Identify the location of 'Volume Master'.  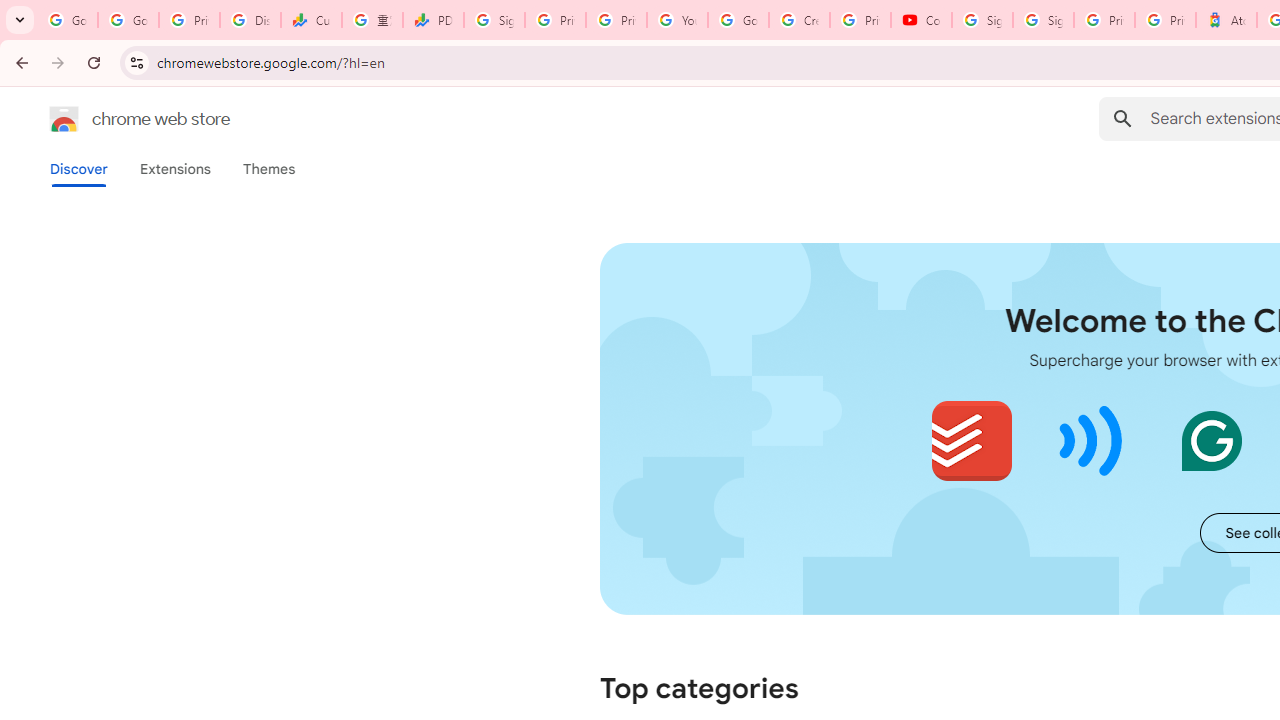
(1090, 440).